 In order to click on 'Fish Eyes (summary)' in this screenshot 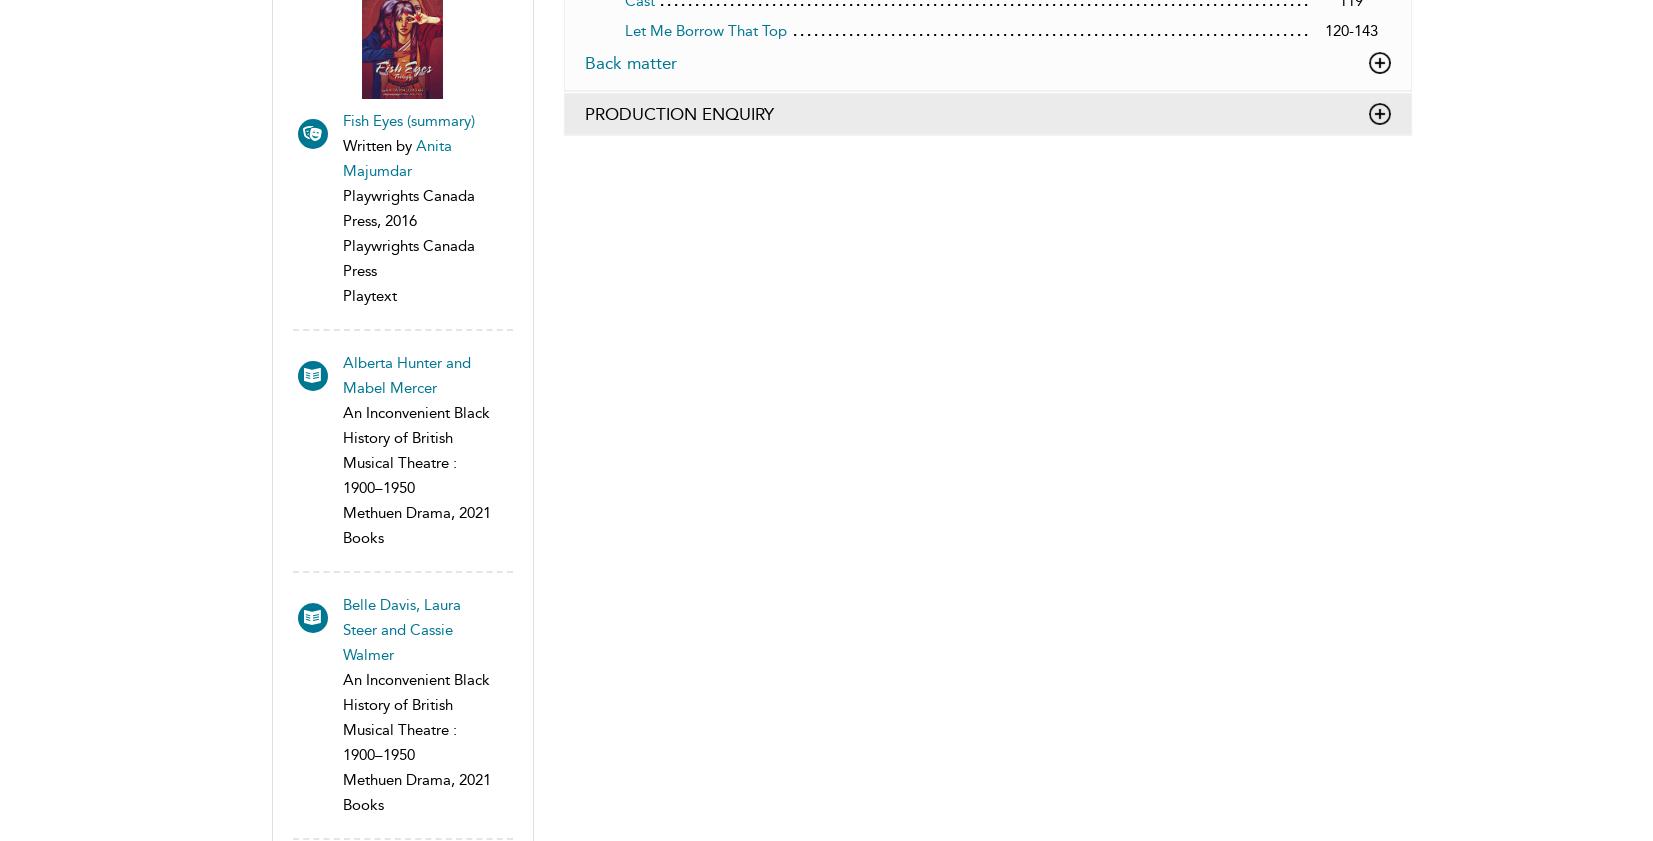, I will do `click(406, 120)`.